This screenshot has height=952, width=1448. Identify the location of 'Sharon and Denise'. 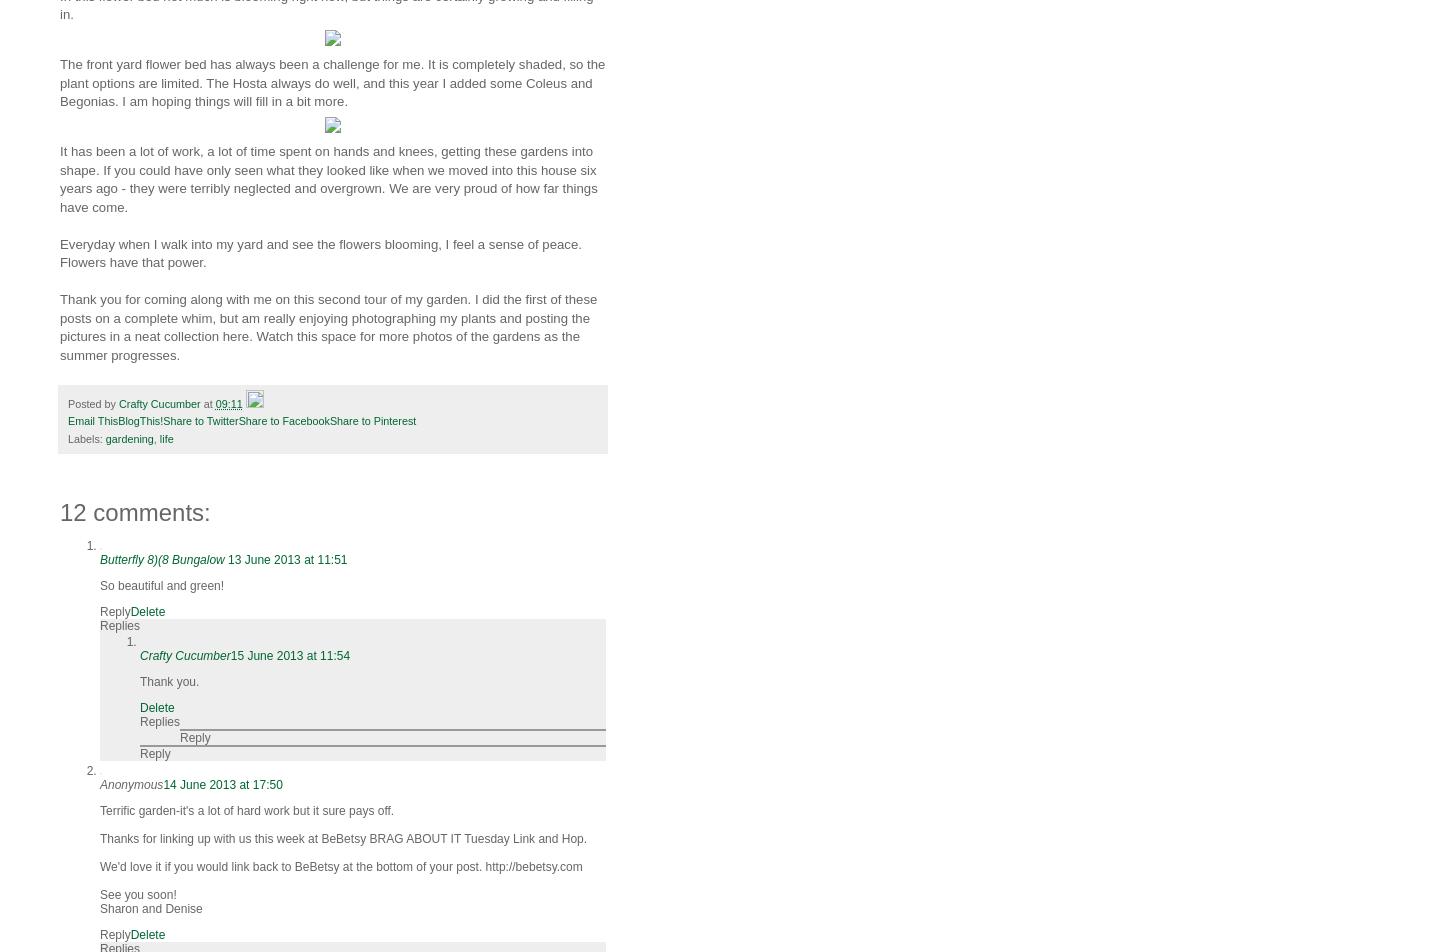
(99, 908).